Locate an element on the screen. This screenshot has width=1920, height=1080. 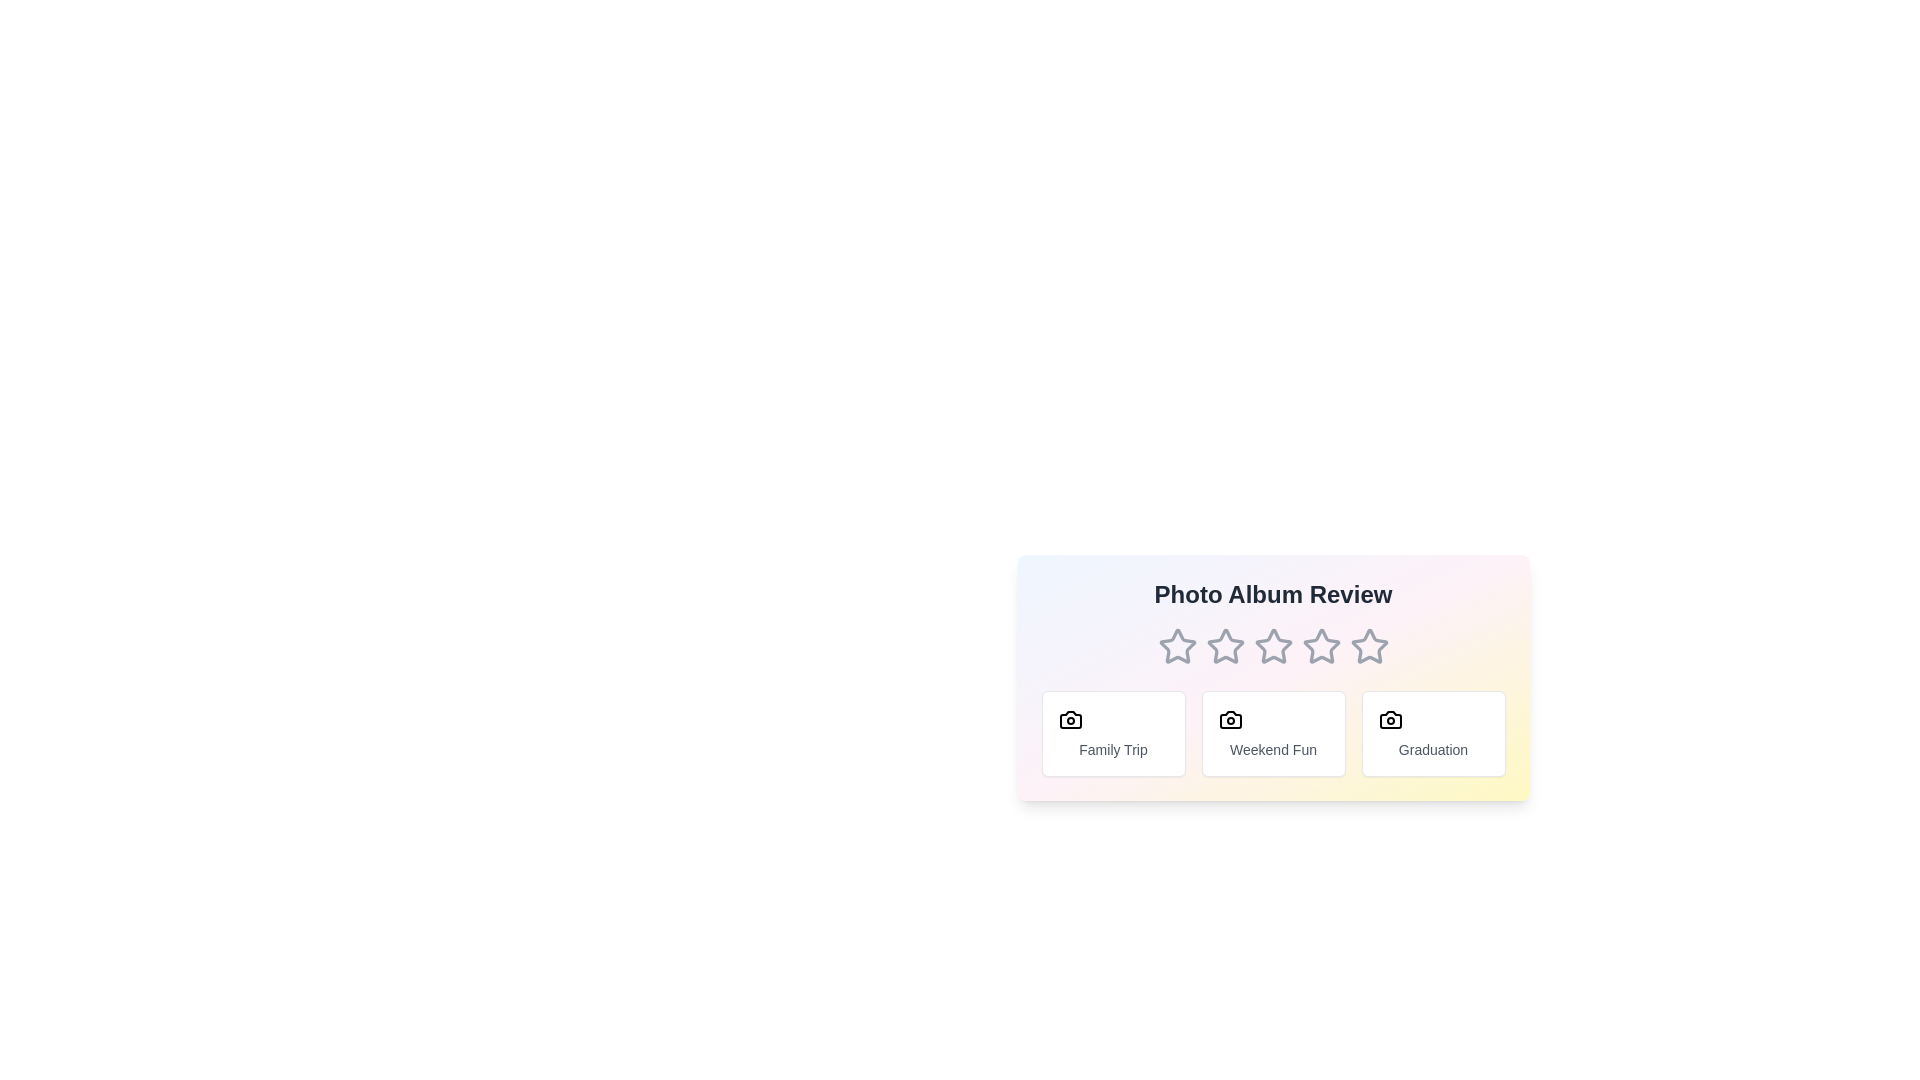
the 1 star to set the rating is located at coordinates (1177, 647).